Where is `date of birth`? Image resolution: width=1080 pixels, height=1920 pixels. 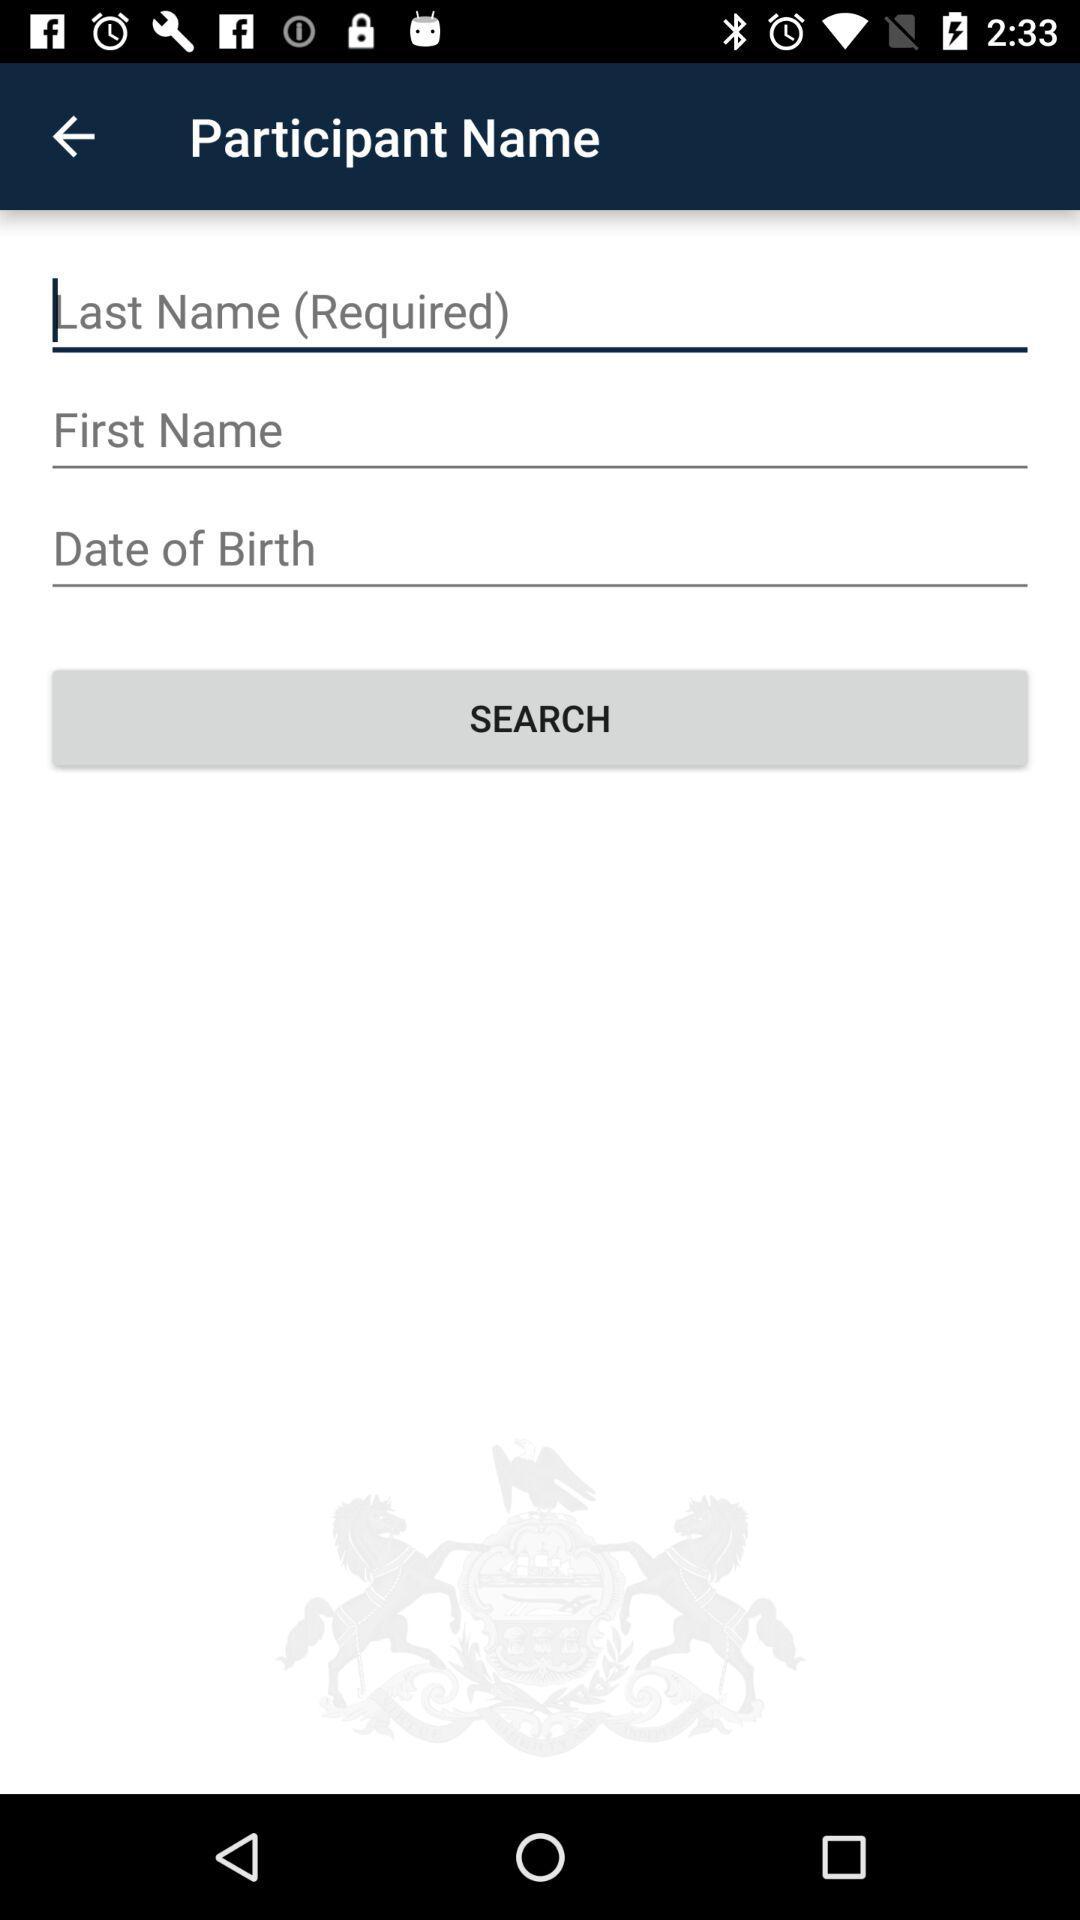 date of birth is located at coordinates (540, 548).